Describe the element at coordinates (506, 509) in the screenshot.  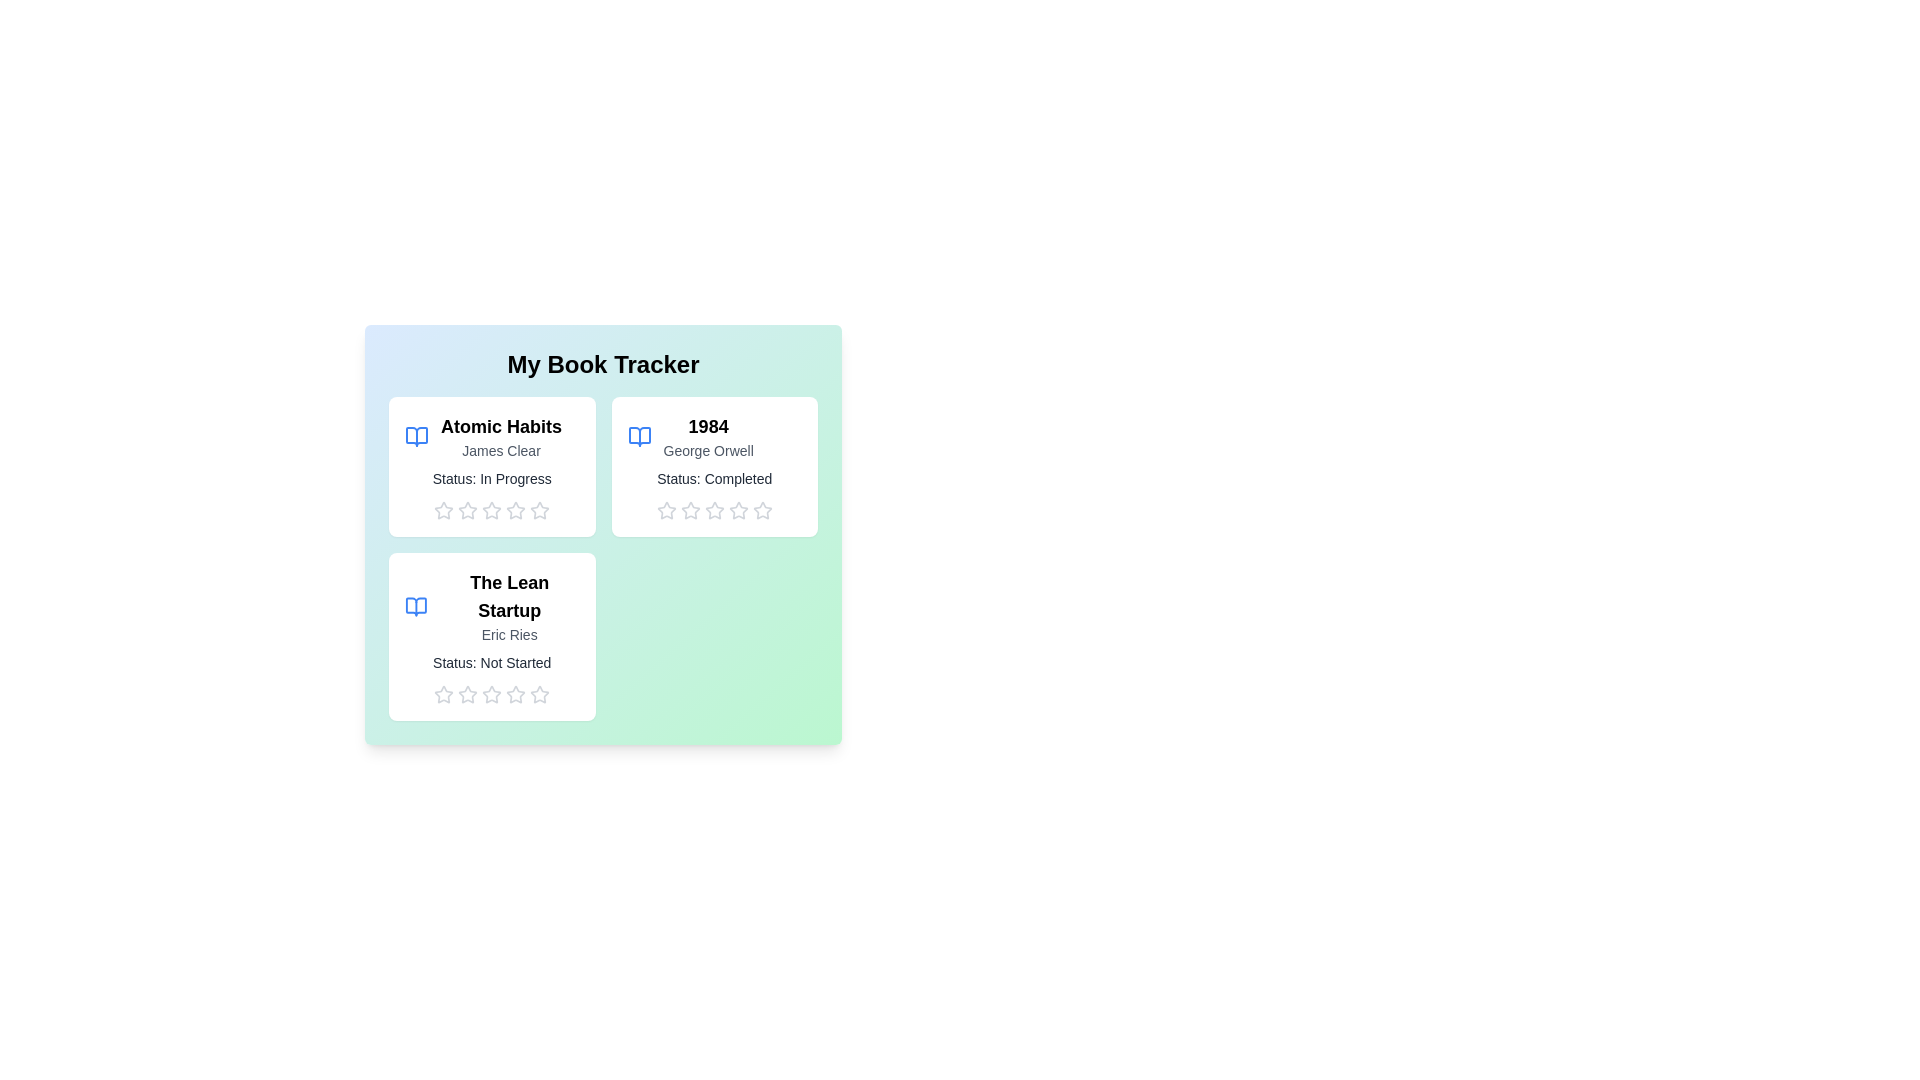
I see `the rating for a book to 4 stars` at that location.